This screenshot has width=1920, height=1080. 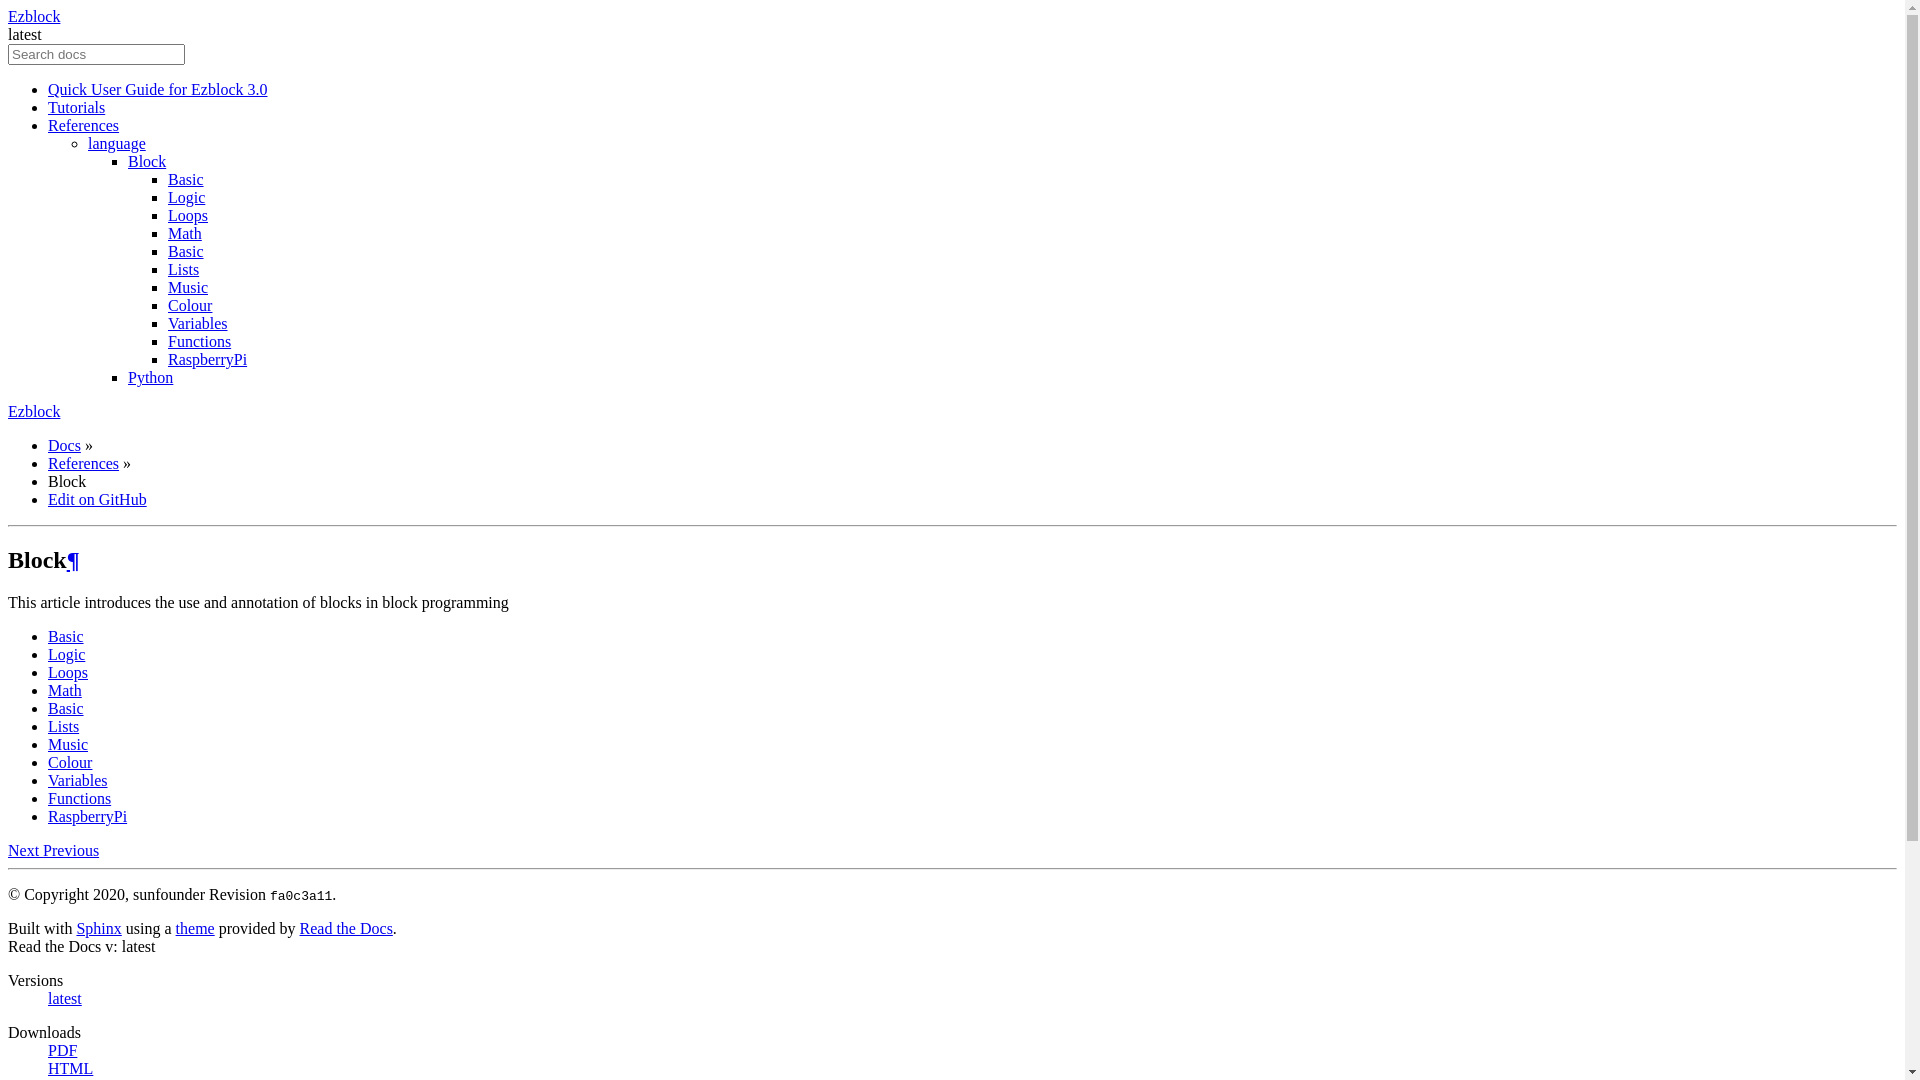 I want to click on 'Loops', so click(x=168, y=215).